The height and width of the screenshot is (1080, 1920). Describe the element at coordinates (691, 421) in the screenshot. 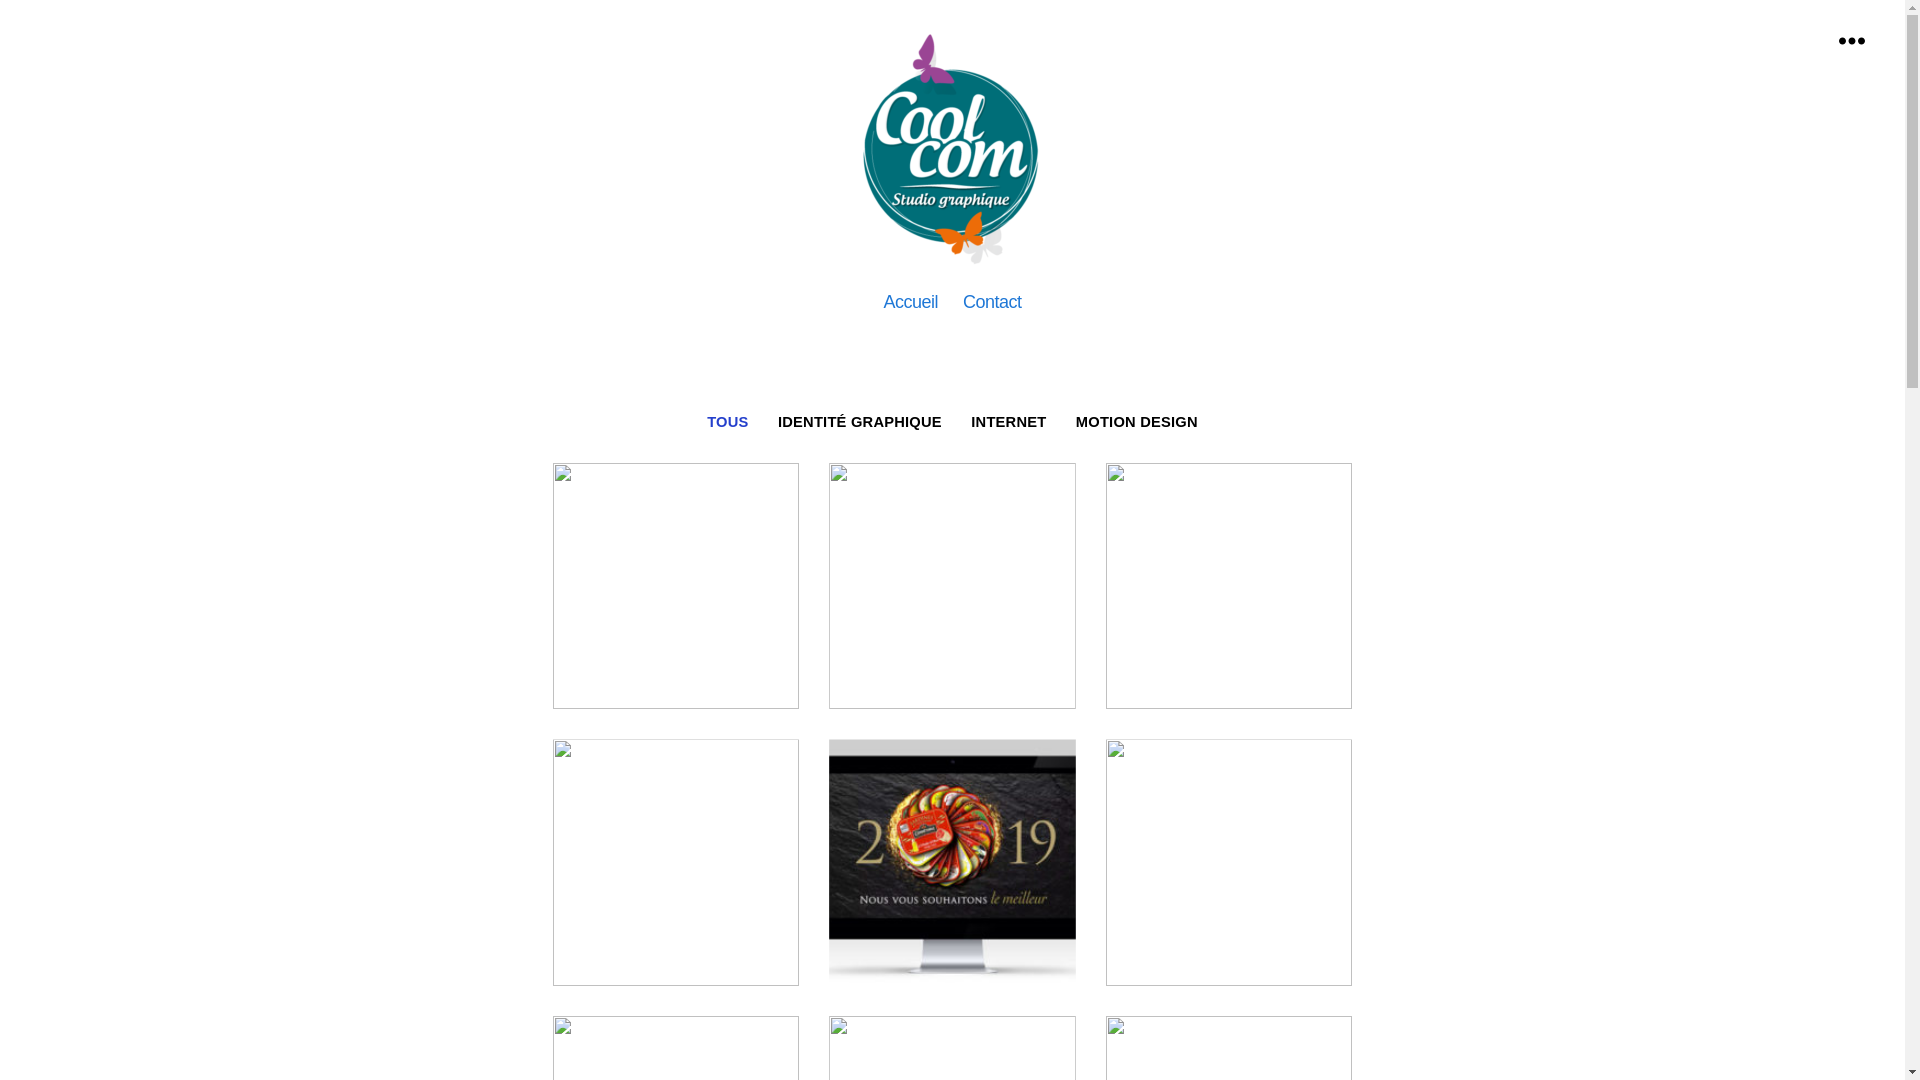

I see `'TOUS'` at that location.